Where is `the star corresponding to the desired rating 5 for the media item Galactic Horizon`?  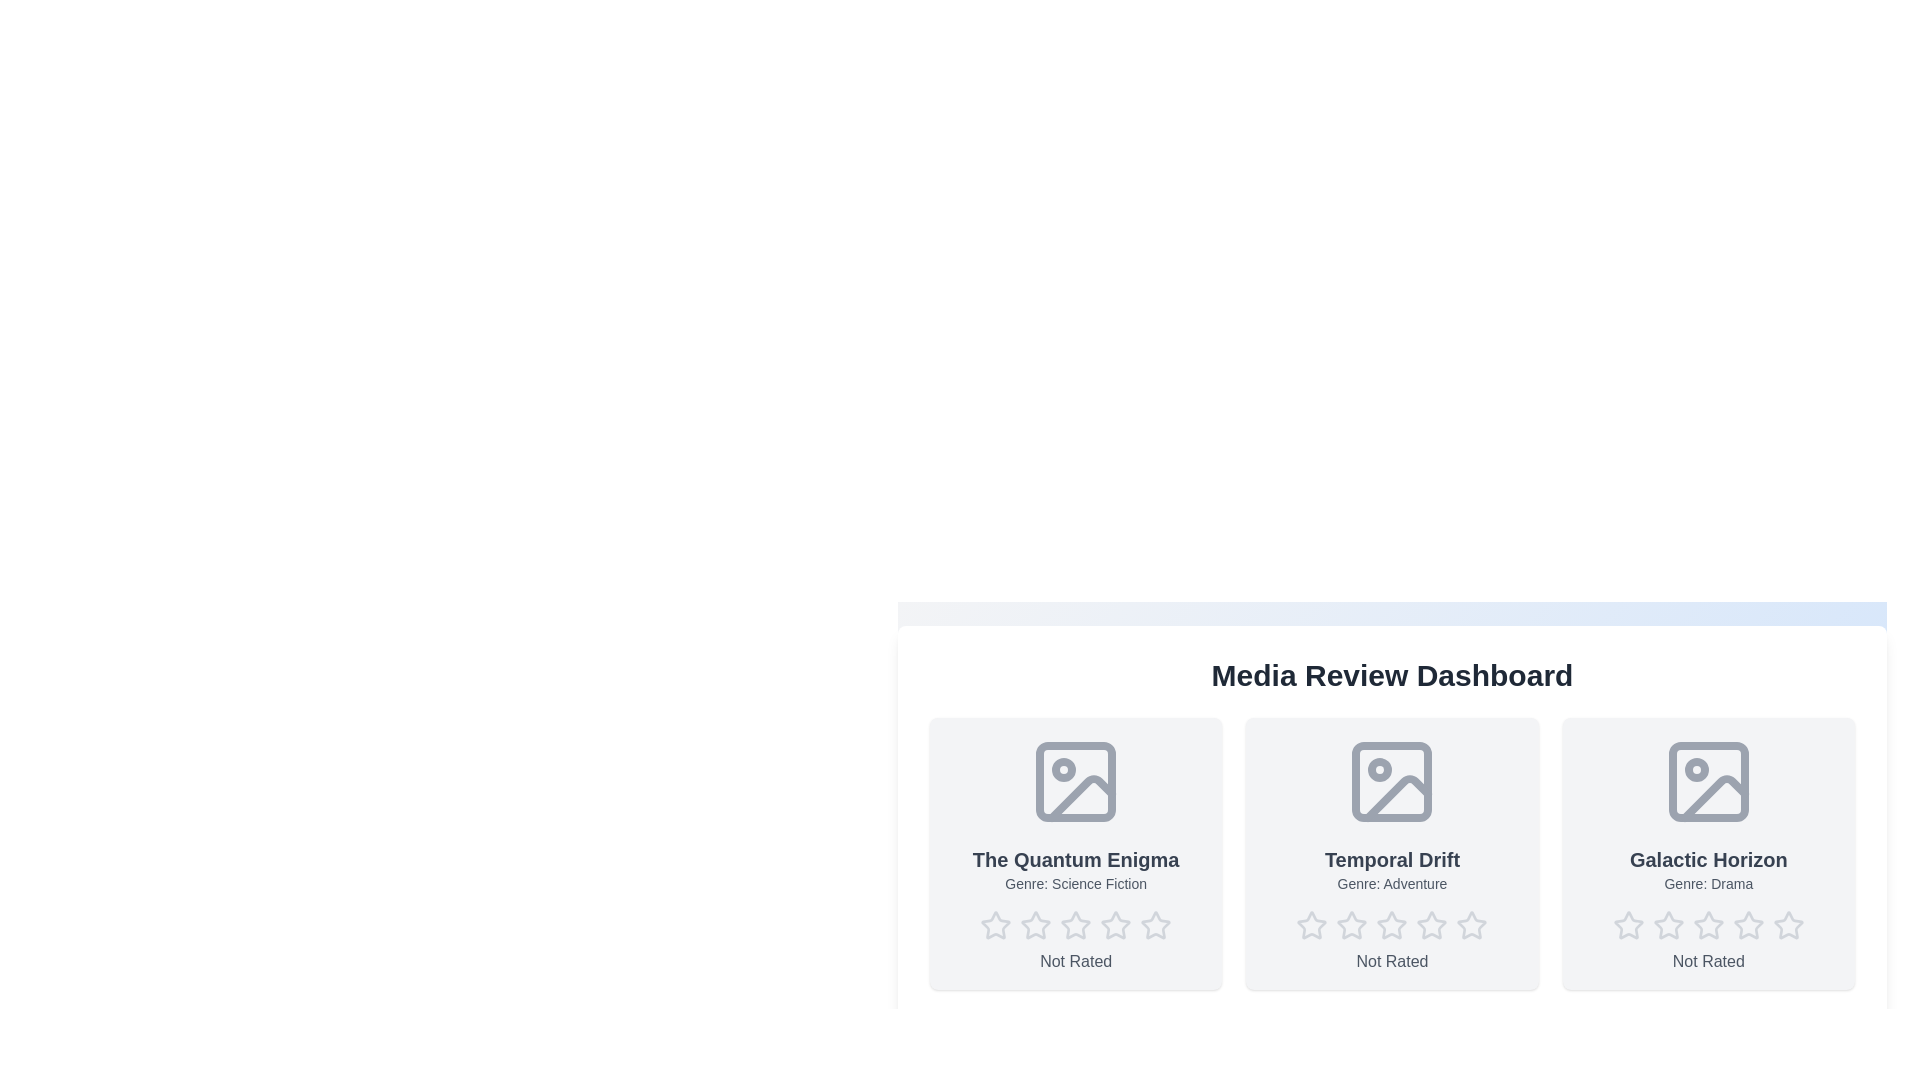
the star corresponding to the desired rating 5 for the media item Galactic Horizon is located at coordinates (1788, 925).